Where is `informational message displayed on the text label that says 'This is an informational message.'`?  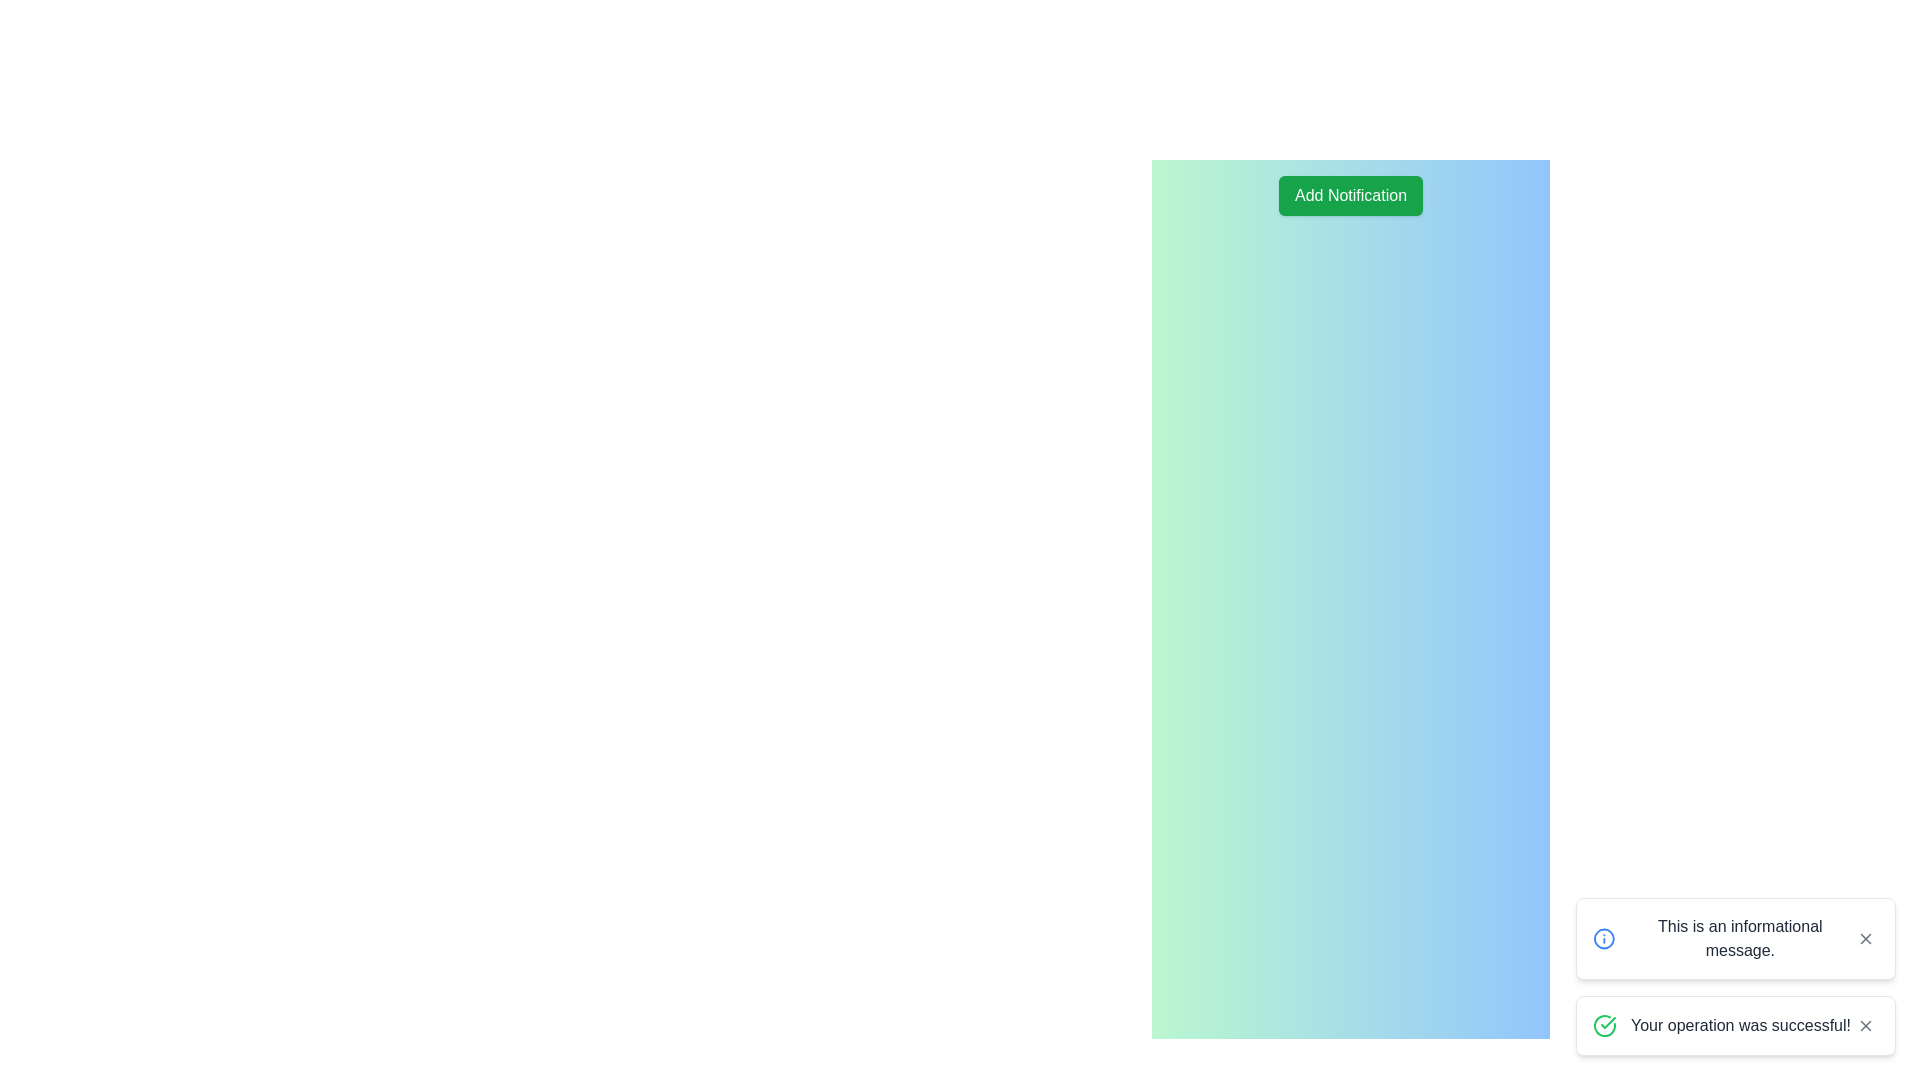
informational message displayed on the text label that says 'This is an informational message.' is located at coordinates (1739, 938).